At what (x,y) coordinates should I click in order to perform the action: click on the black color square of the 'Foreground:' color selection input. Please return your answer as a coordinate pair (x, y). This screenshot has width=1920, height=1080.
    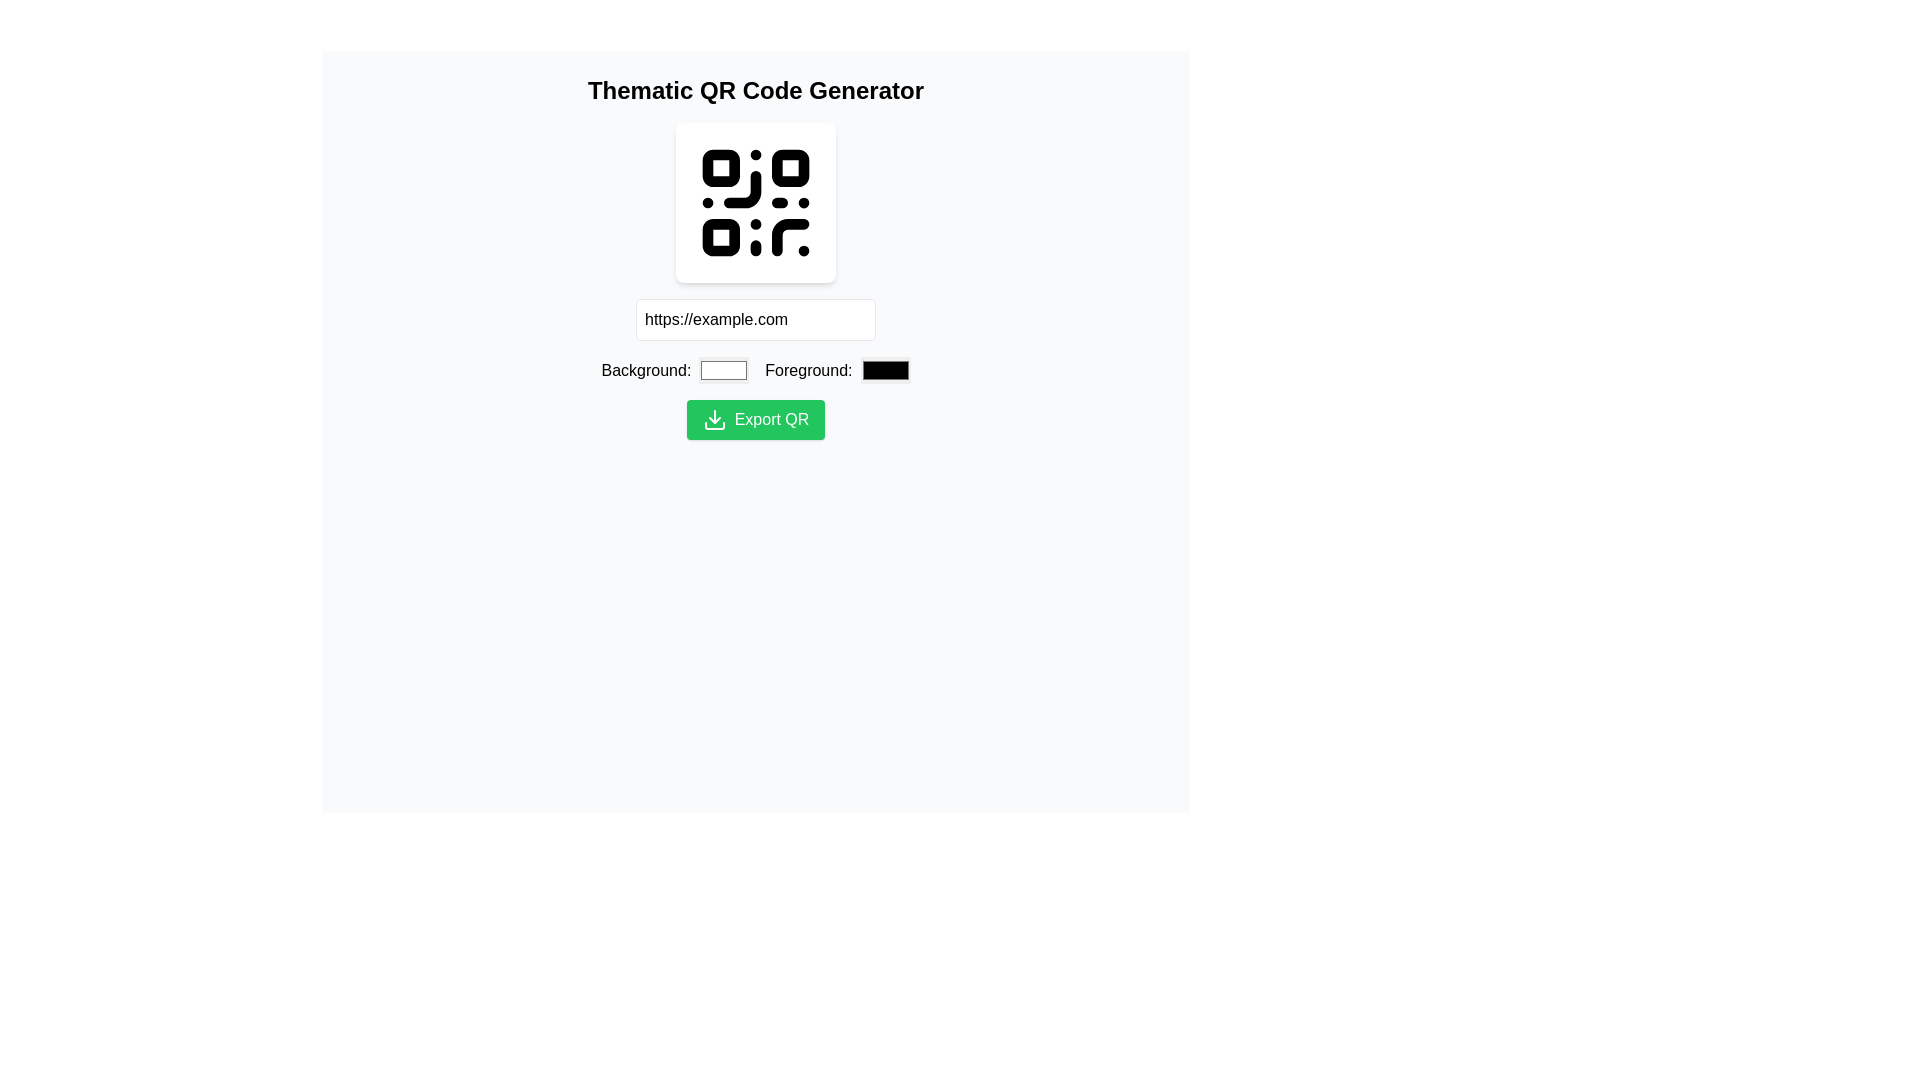
    Looking at the image, I should click on (837, 370).